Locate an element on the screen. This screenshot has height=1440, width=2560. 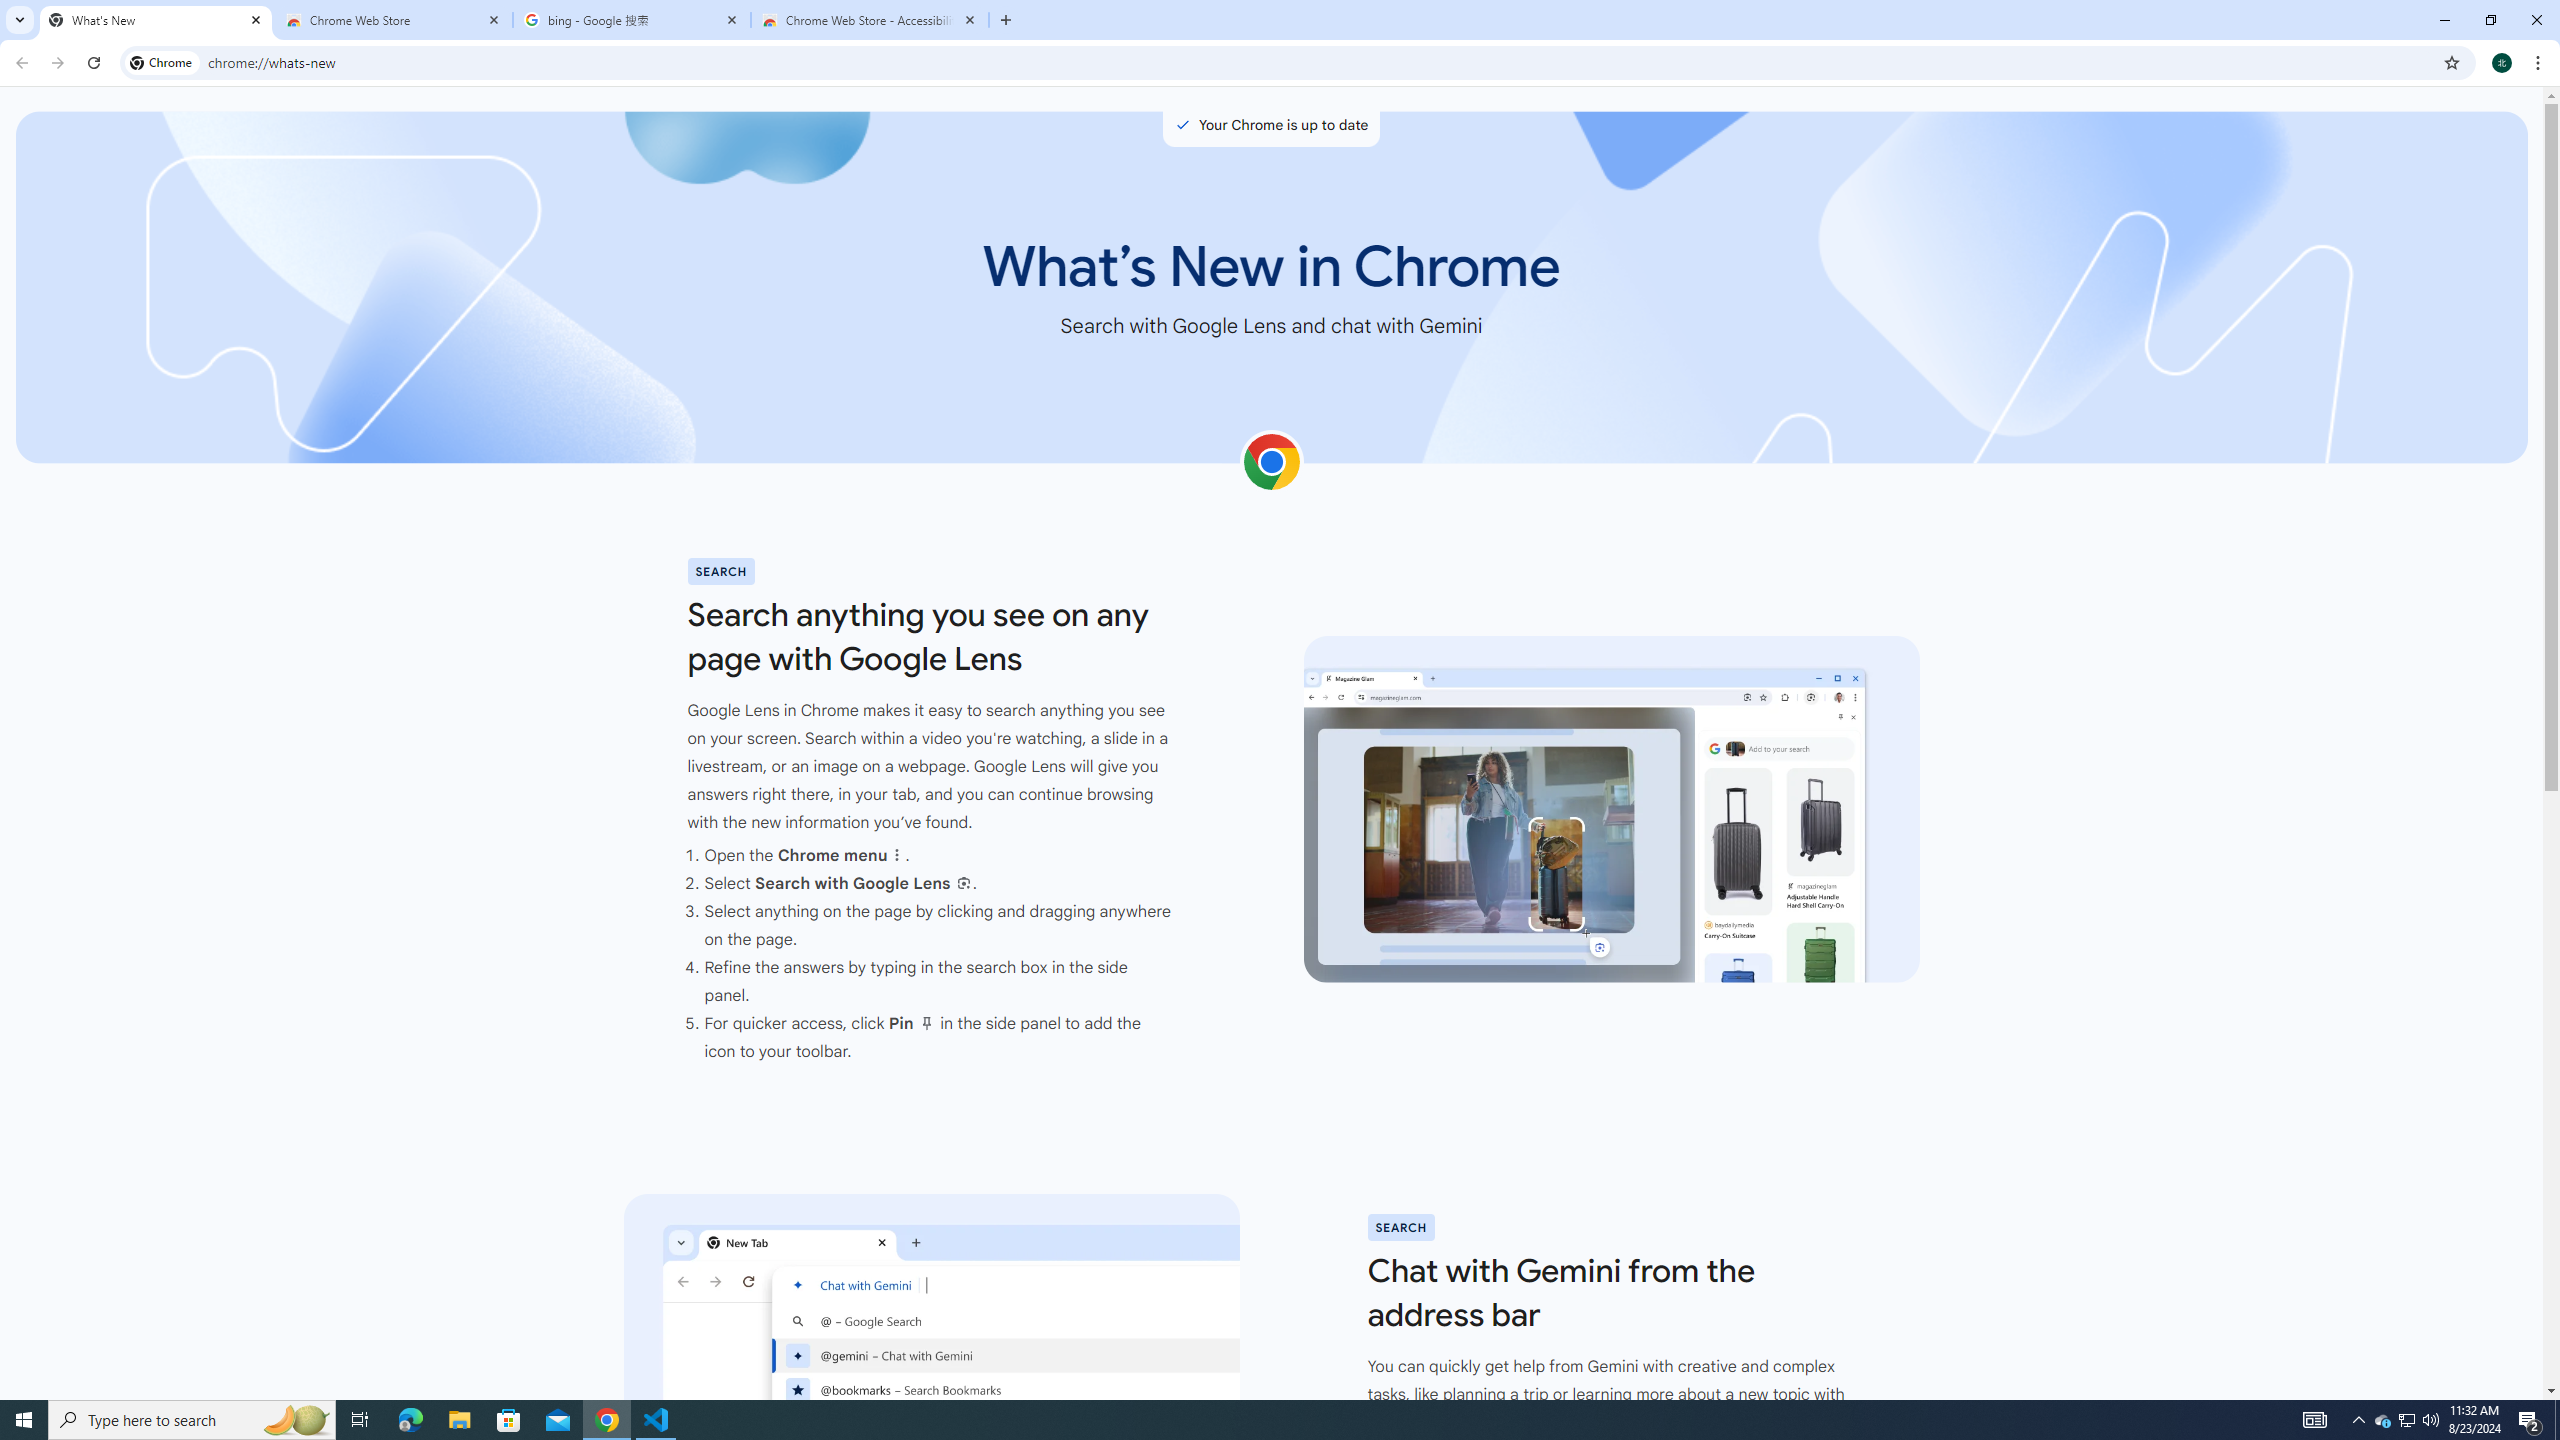
'Google Lens on a product page.' is located at coordinates (1610, 809).